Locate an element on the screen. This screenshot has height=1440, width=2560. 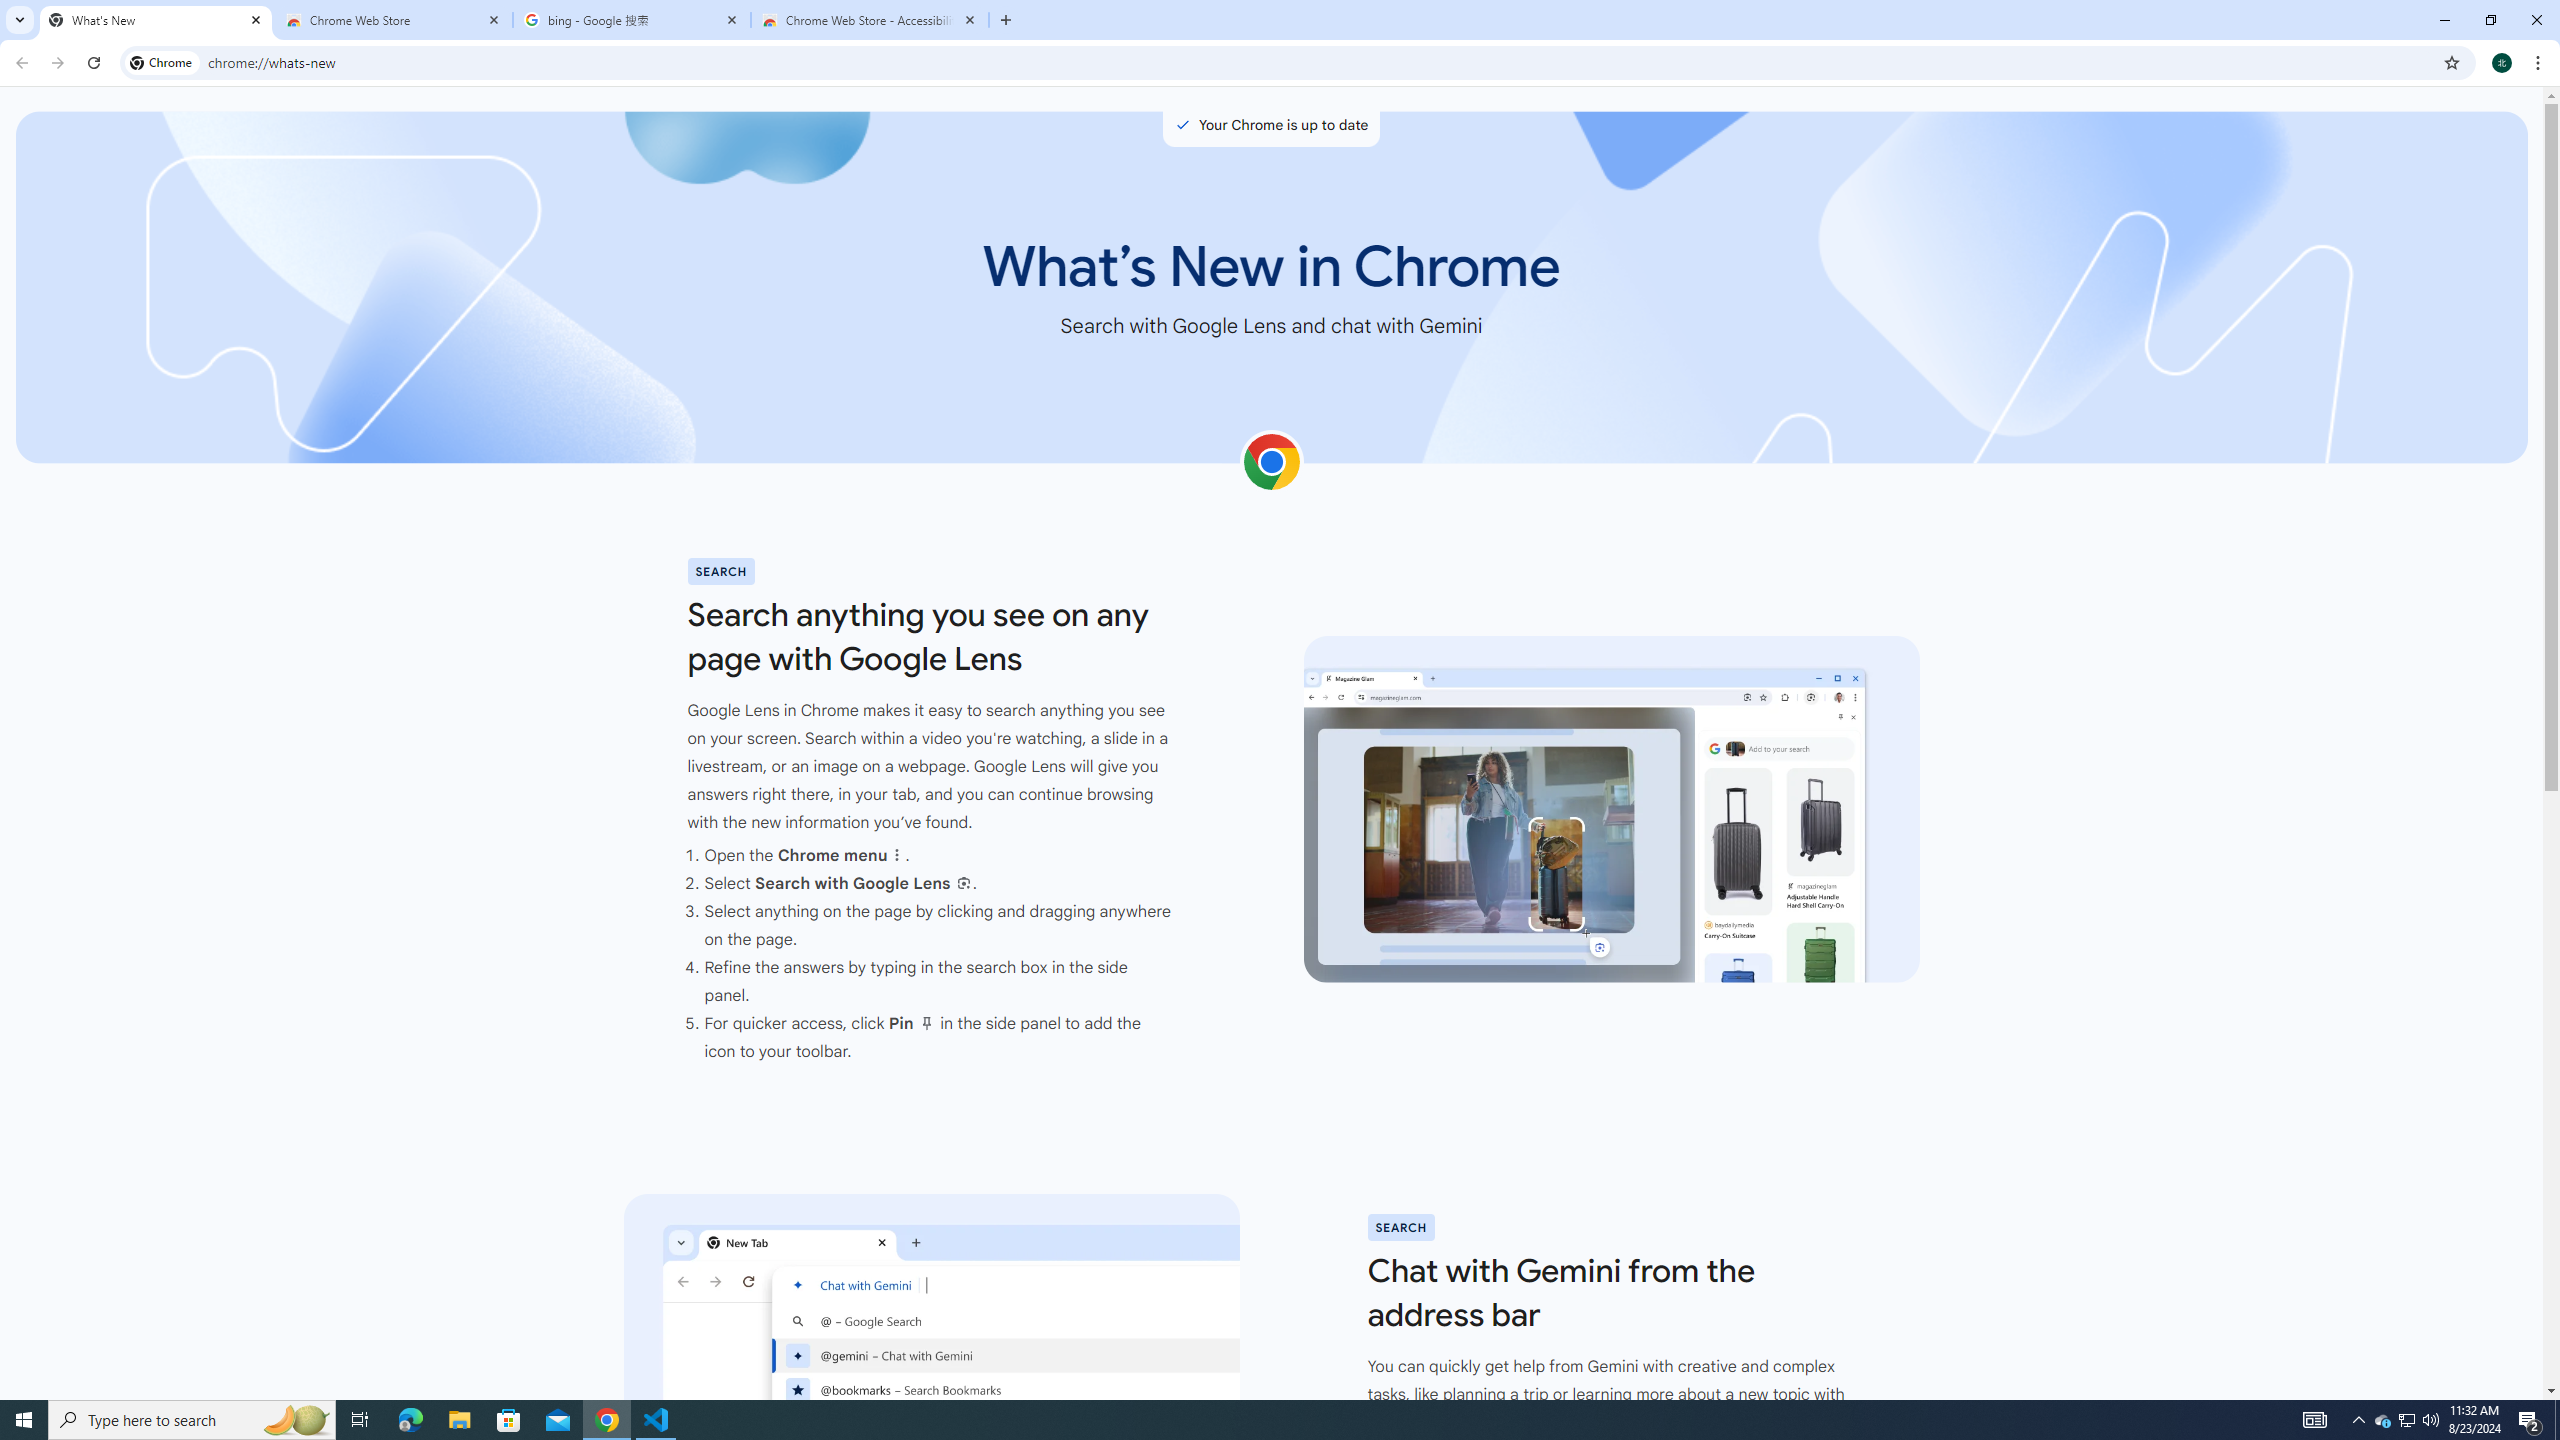
'Google Lens on a product page.' is located at coordinates (1610, 809).